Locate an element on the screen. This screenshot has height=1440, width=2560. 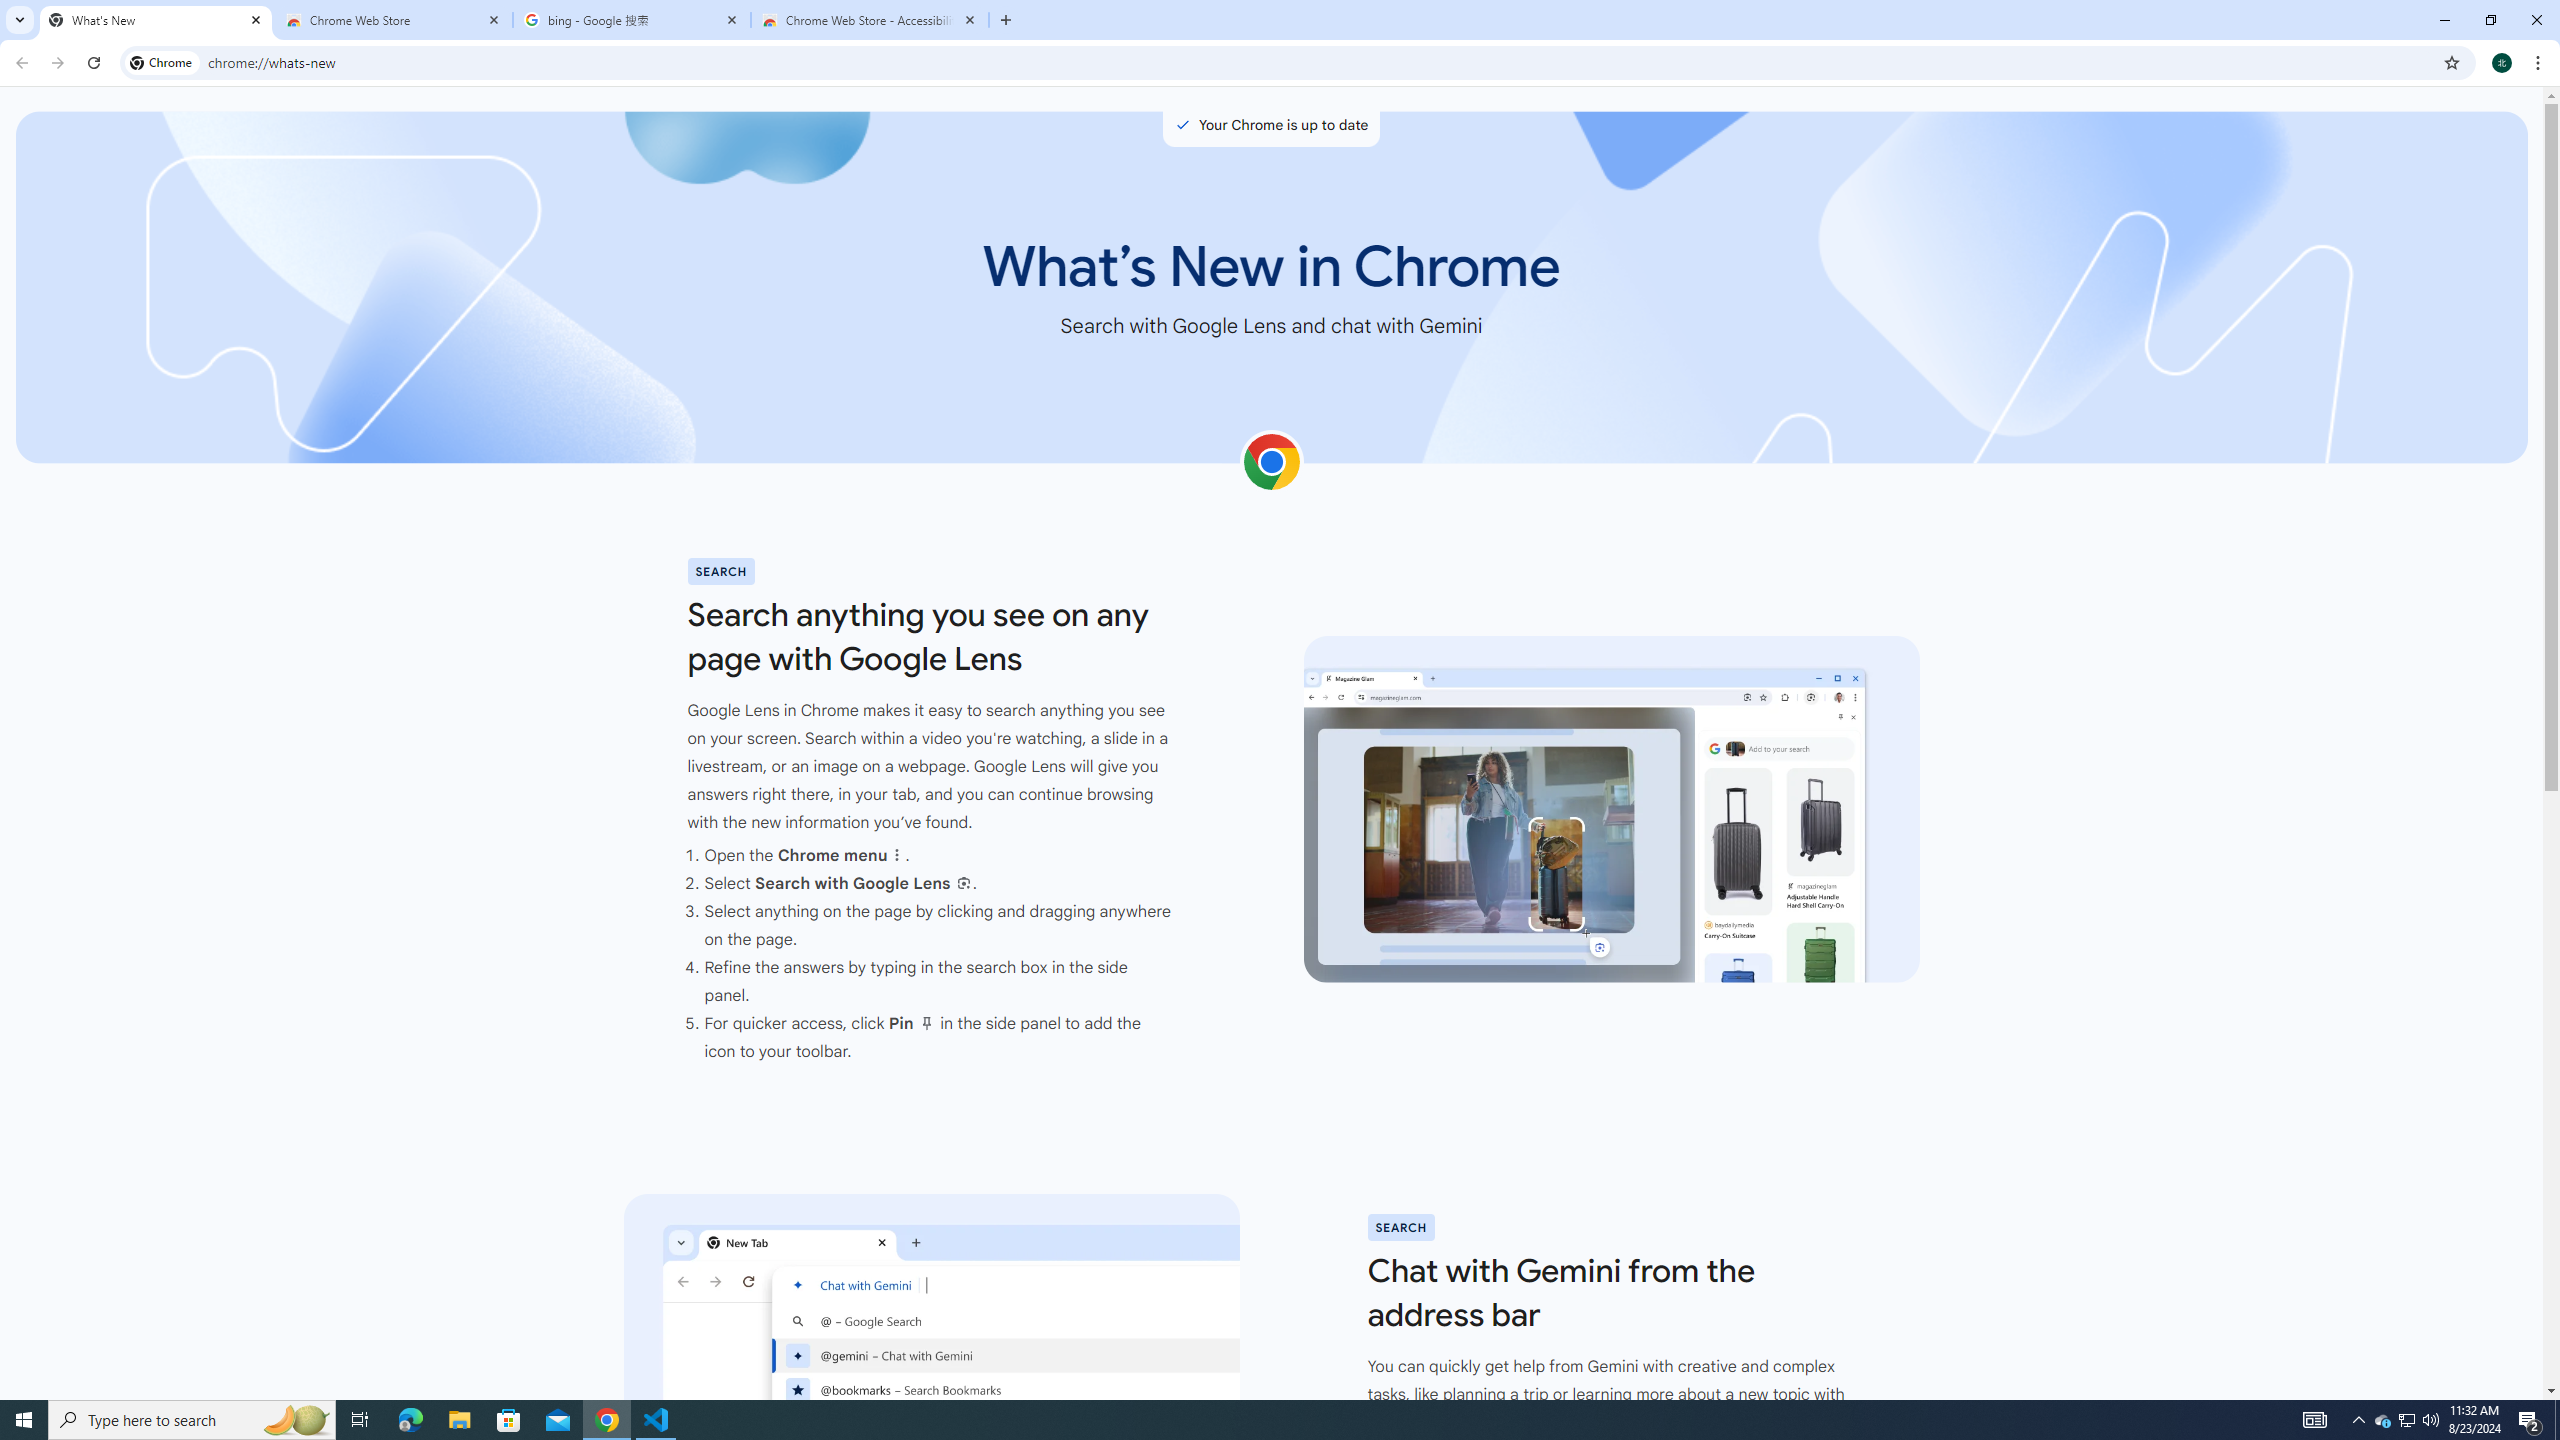
'Google Lens on a product page.' is located at coordinates (1610, 809).